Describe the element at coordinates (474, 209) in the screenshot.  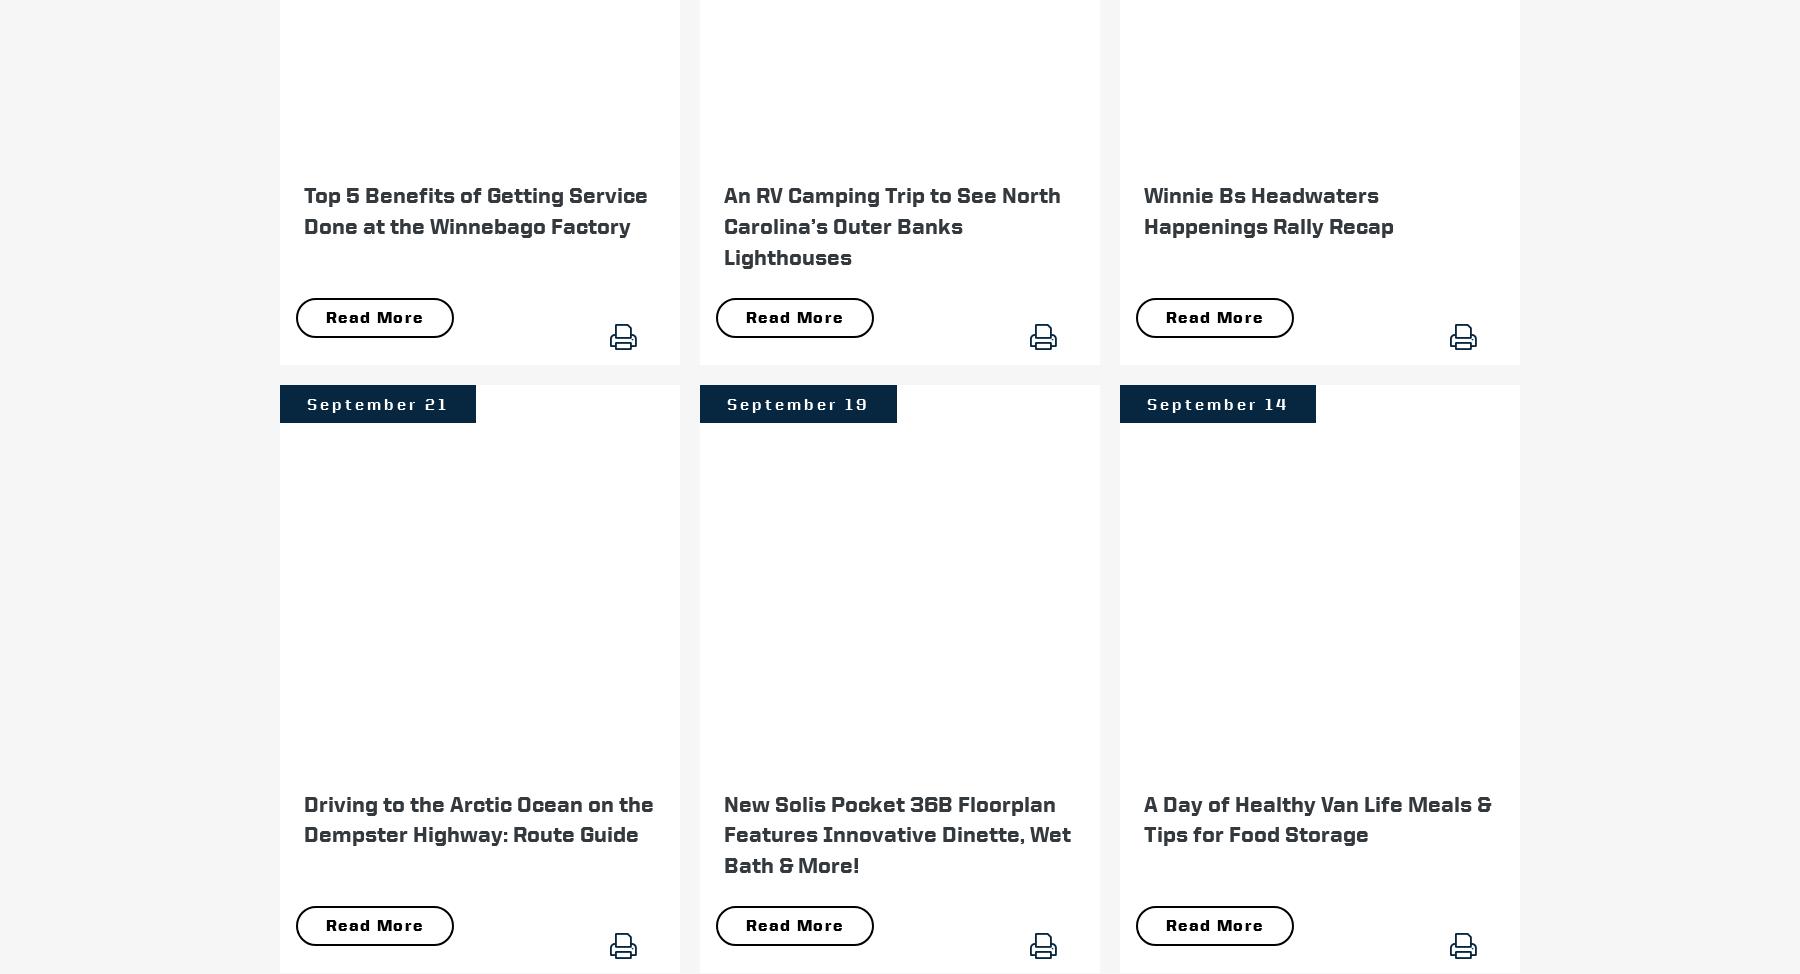
I see `'Top 5 Benefits of Getting Service Done at the Winnebago Factory'` at that location.